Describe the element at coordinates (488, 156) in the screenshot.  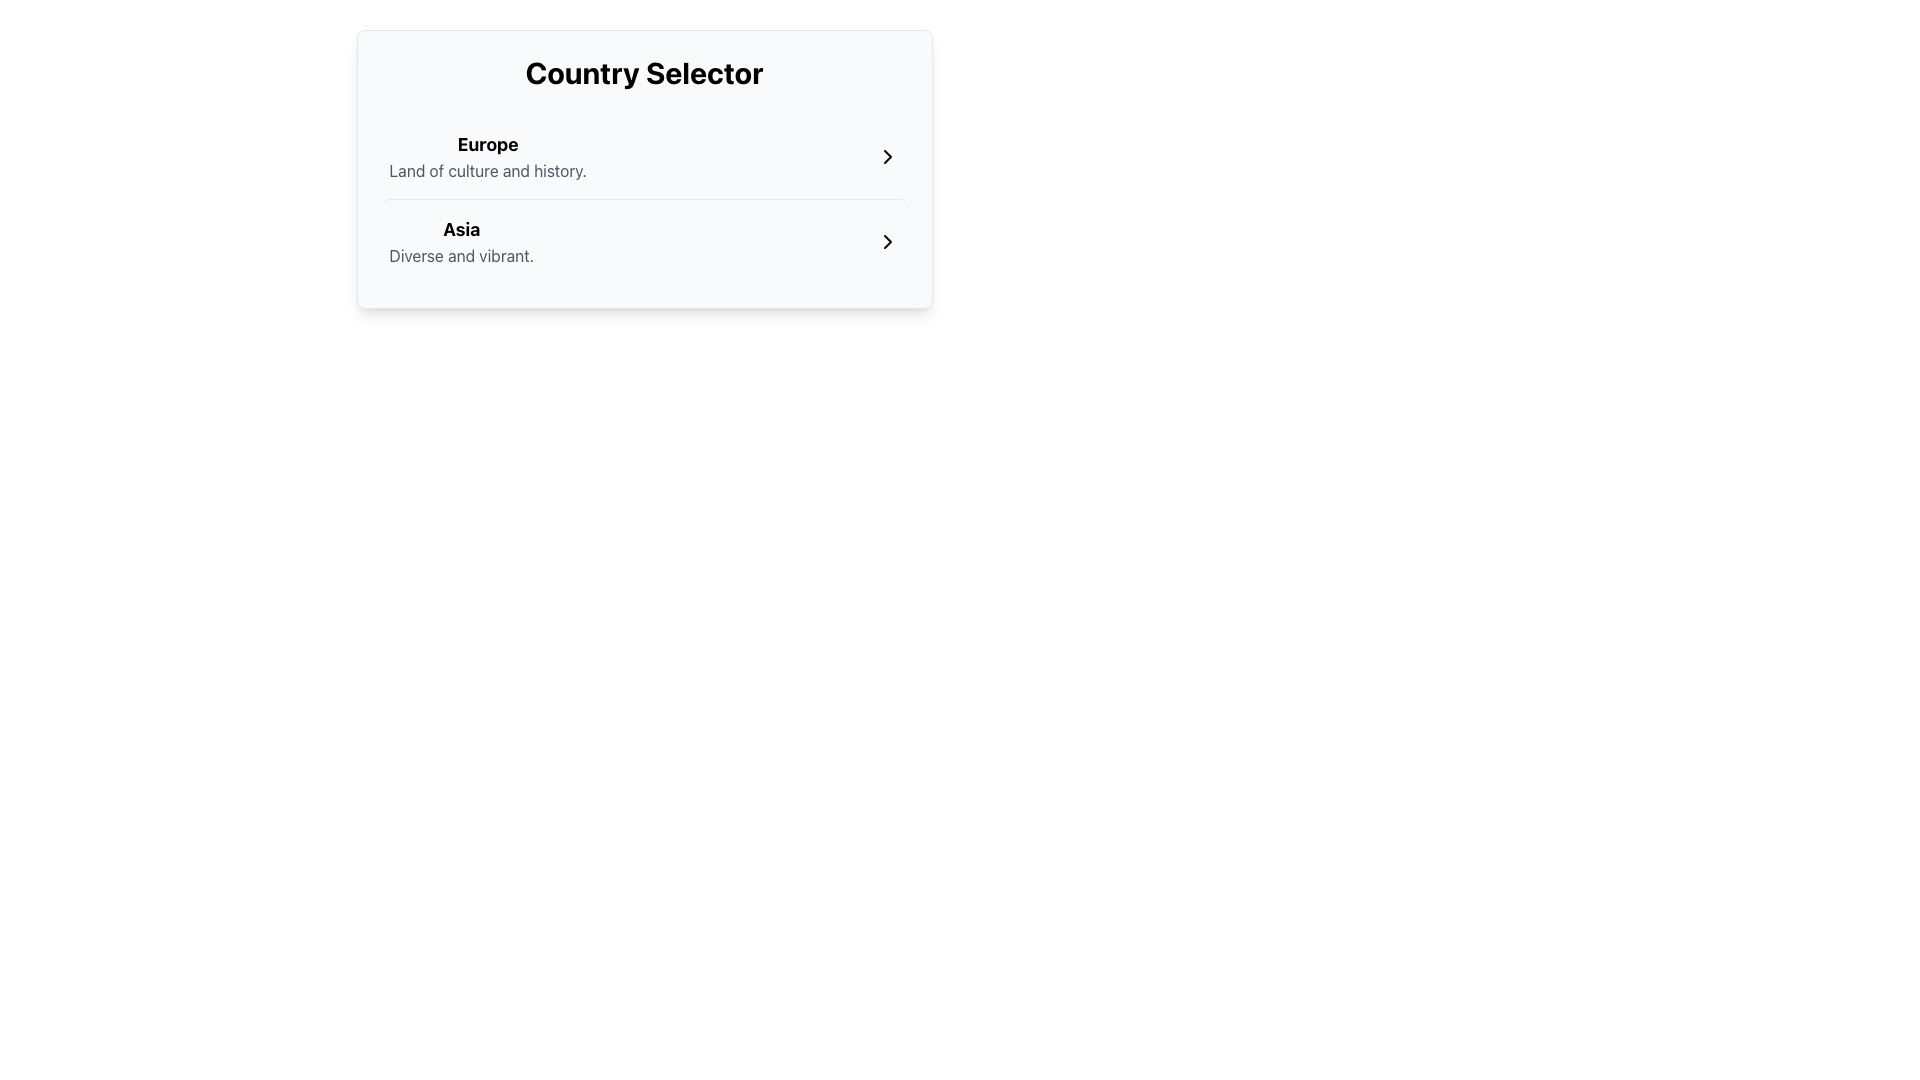
I see `the first list item titled 'Europe' in the 'Country Selector' section` at that location.